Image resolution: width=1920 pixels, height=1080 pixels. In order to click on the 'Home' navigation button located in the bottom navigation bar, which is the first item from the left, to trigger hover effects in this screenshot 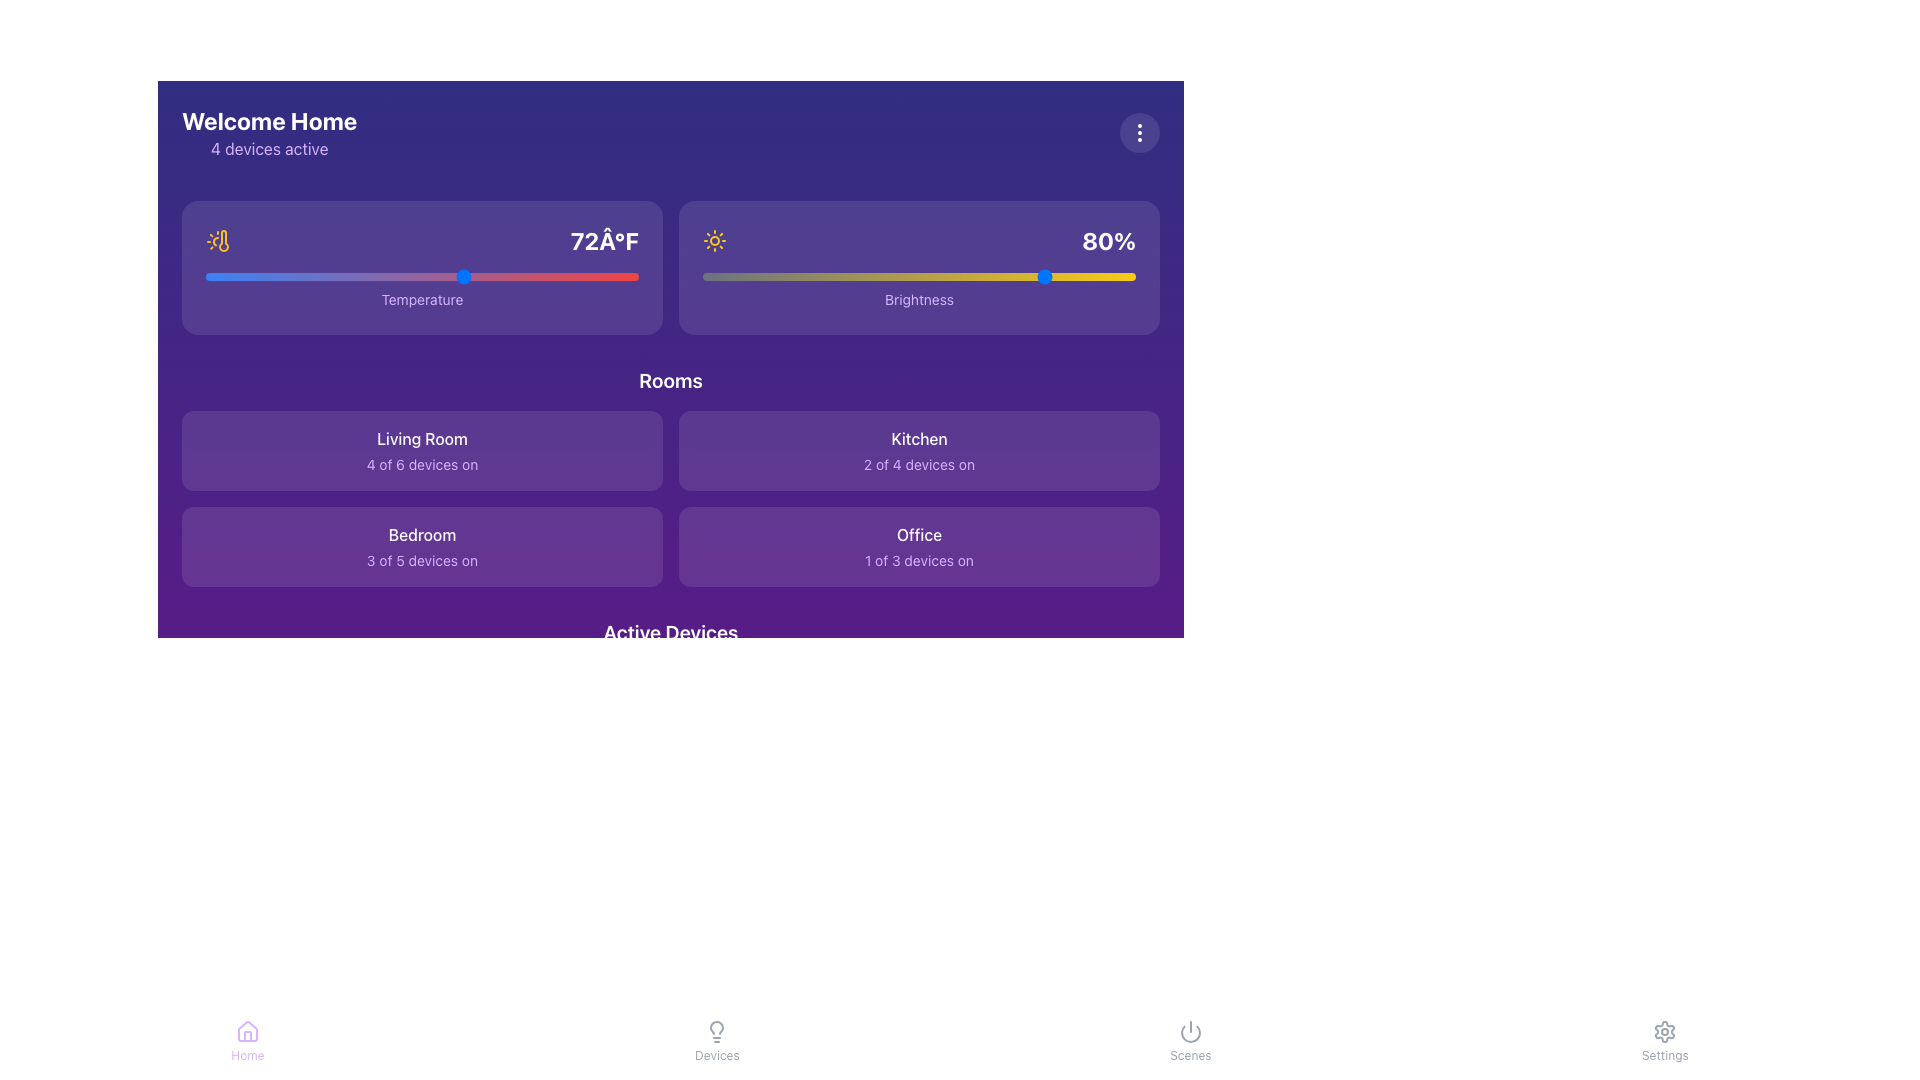, I will do `click(246, 1040)`.